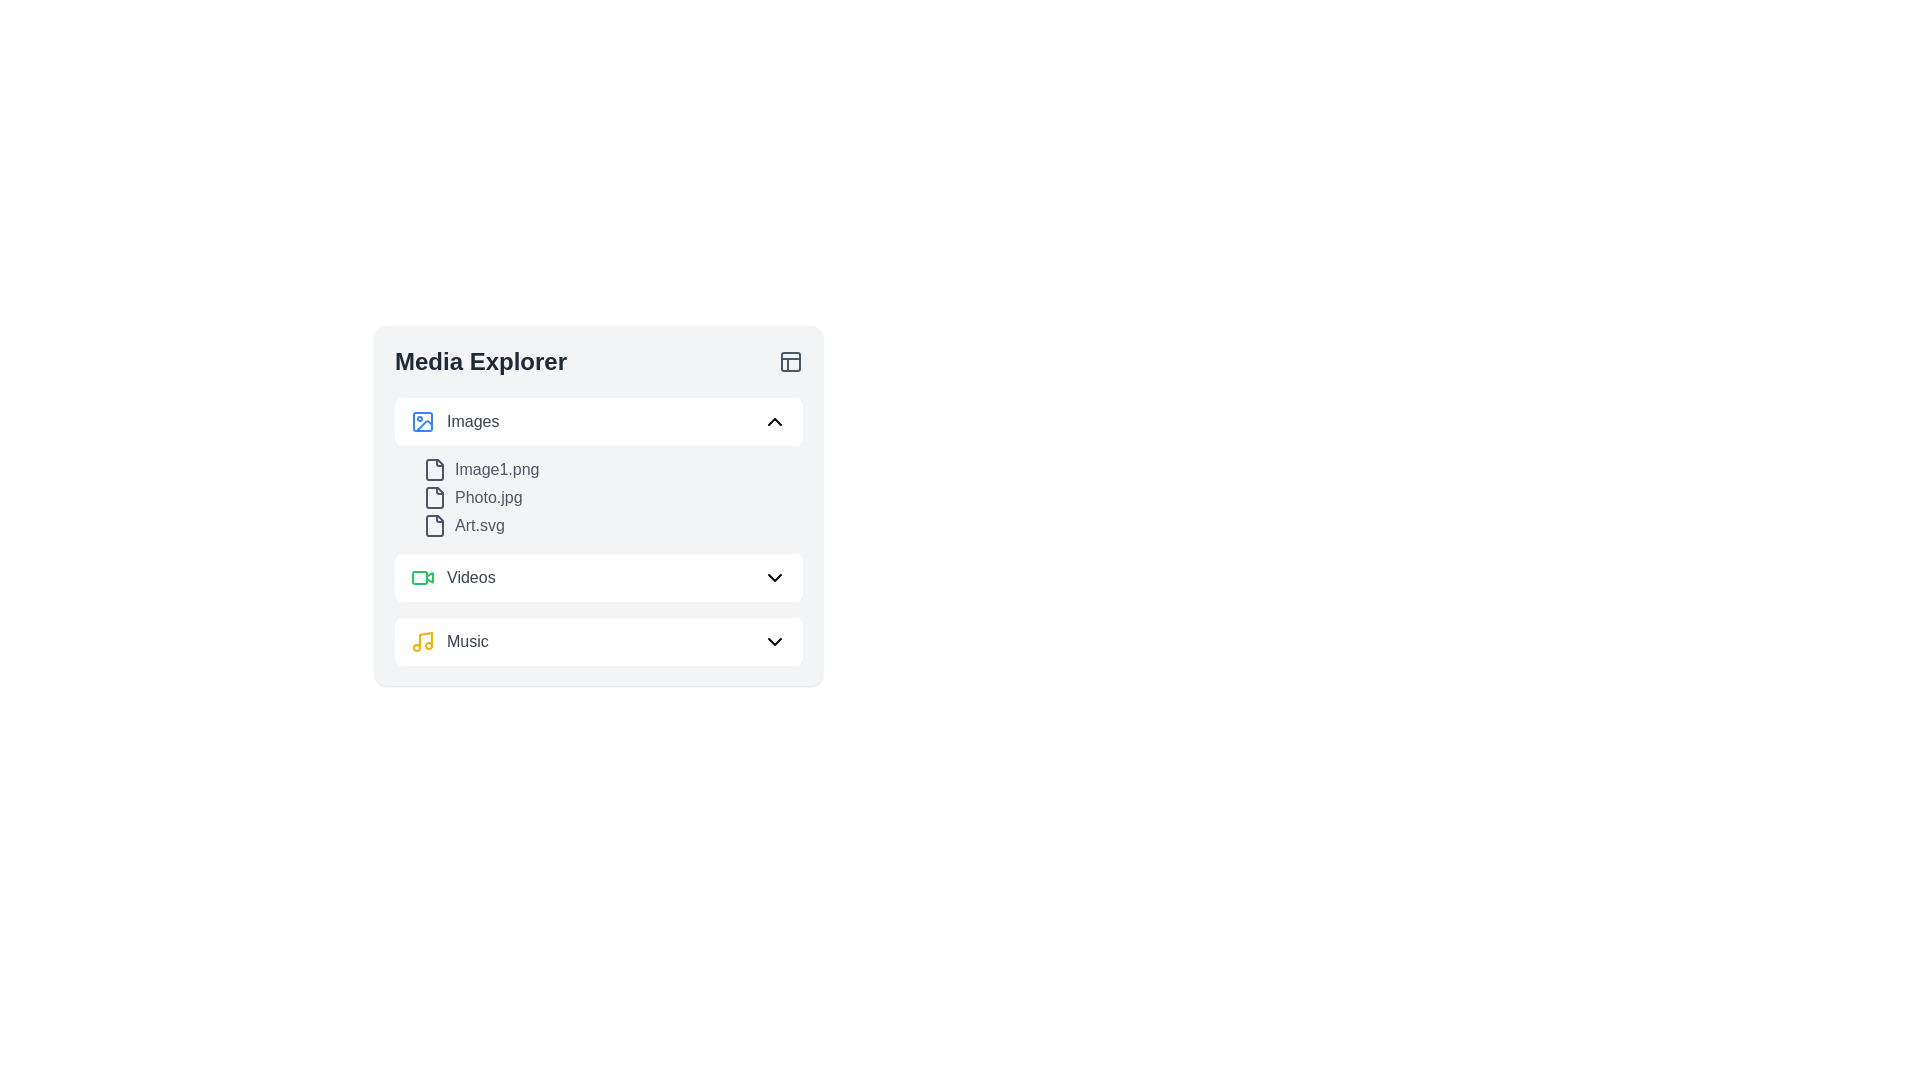 The width and height of the screenshot is (1920, 1080). I want to click on the 'Music' text and icon combination in the second entry of the vertical list within the 'Media Explorer' section, so click(448, 641).